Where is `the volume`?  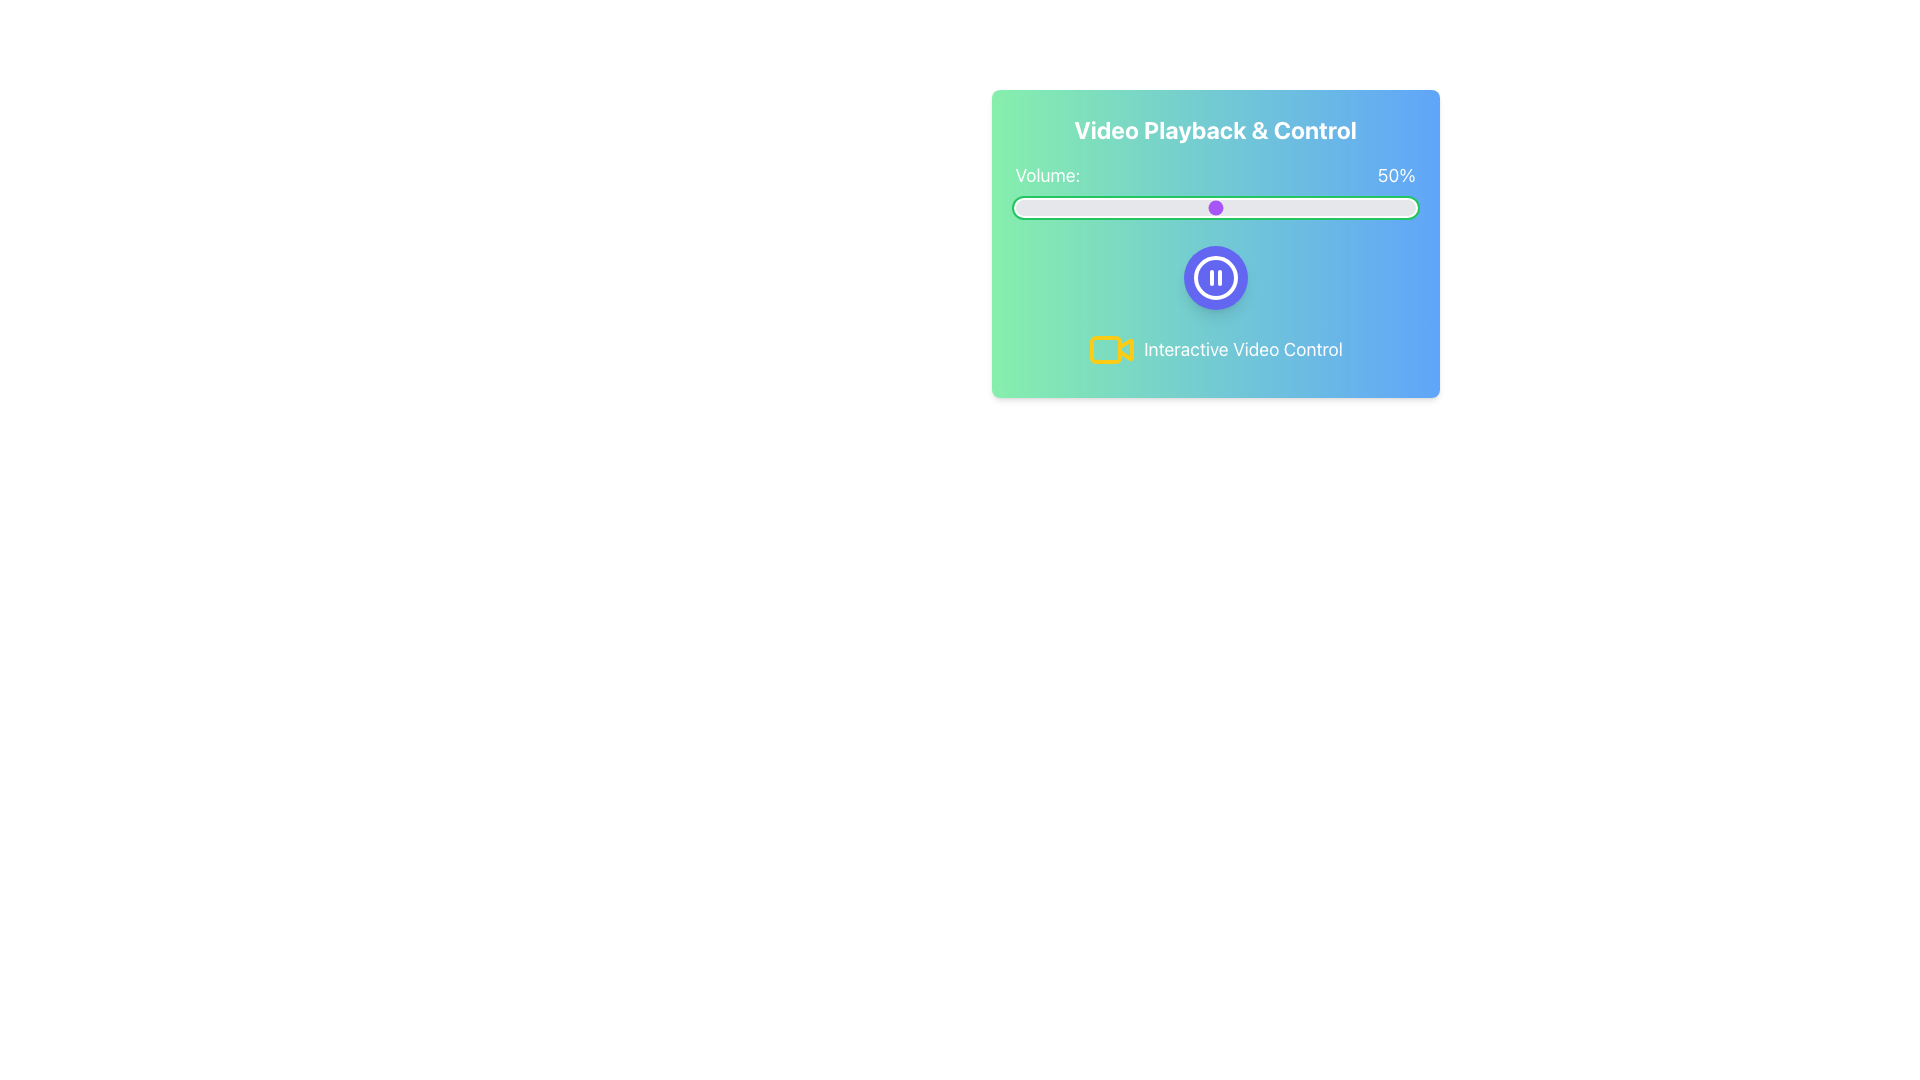 the volume is located at coordinates (1402, 208).